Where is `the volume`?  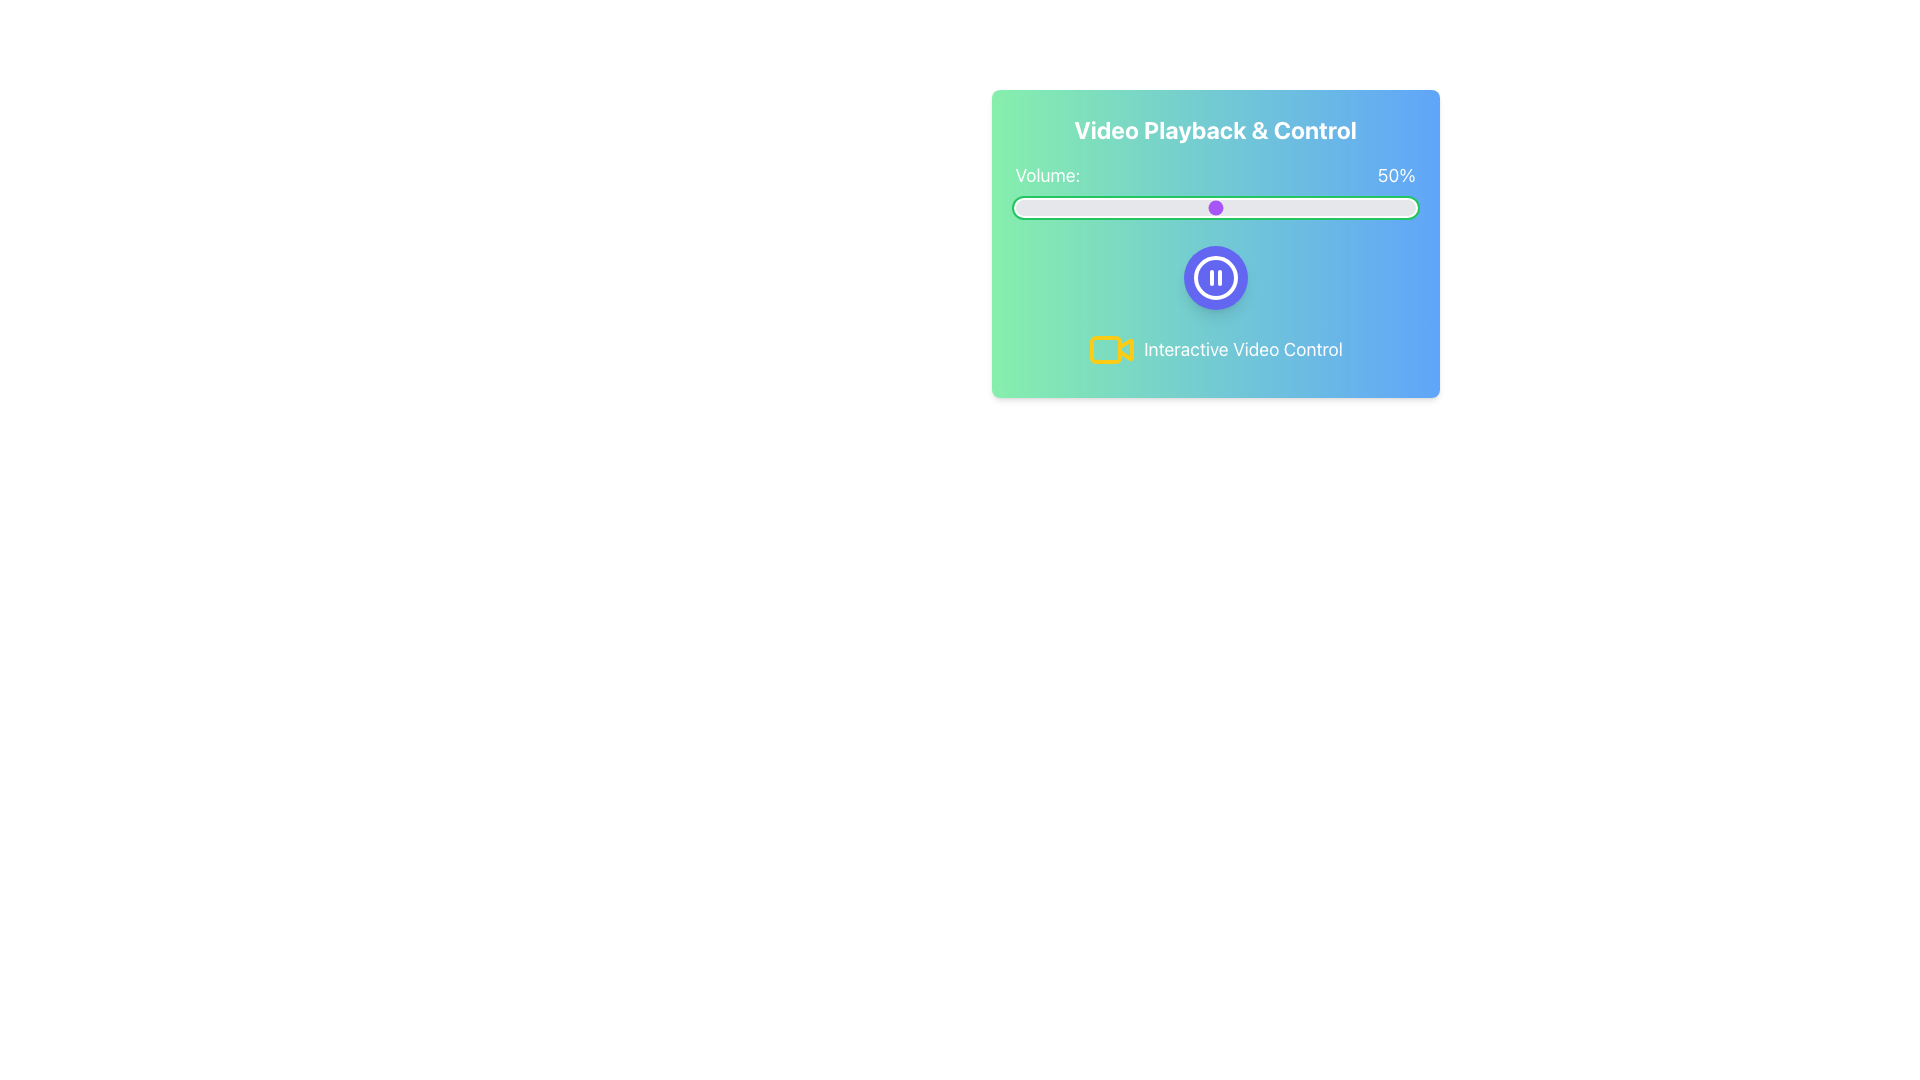 the volume is located at coordinates (1402, 208).